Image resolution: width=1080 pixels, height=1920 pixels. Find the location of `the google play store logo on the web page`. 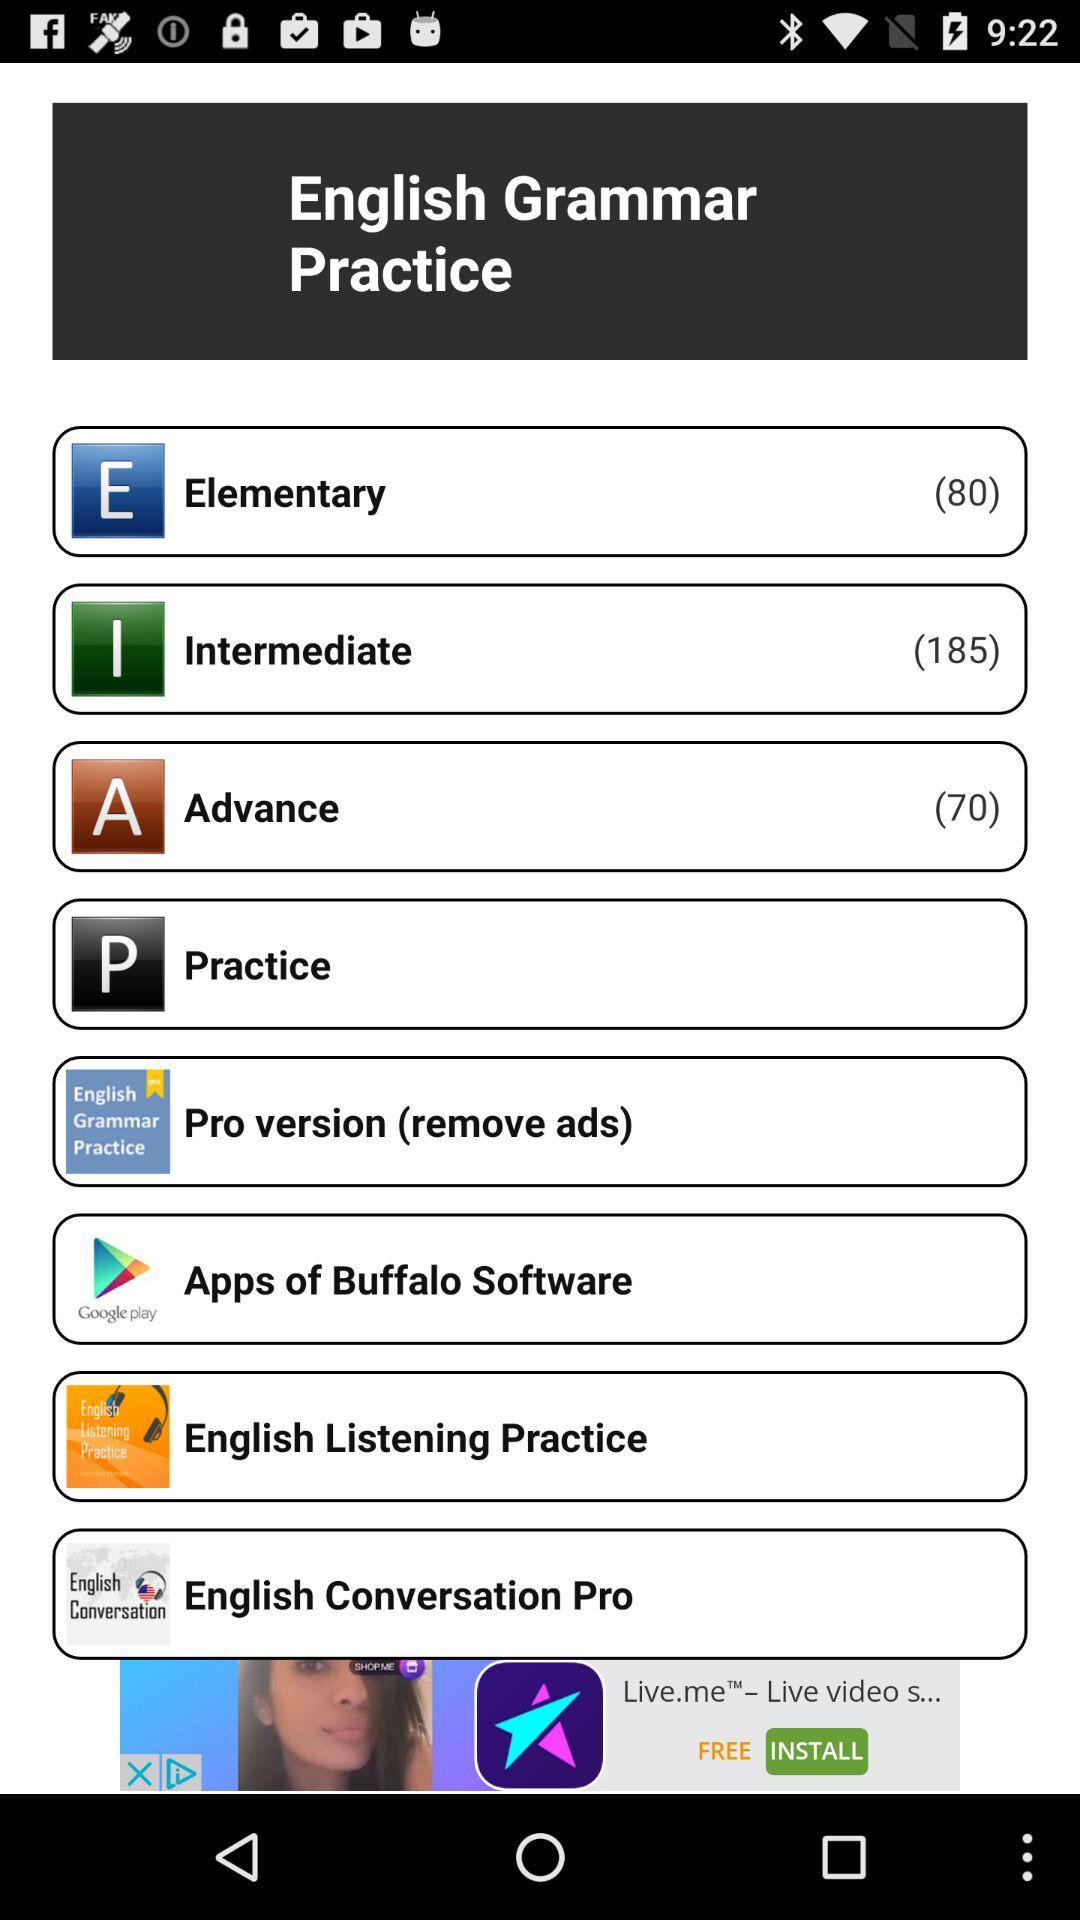

the google play store logo on the web page is located at coordinates (118, 1278).